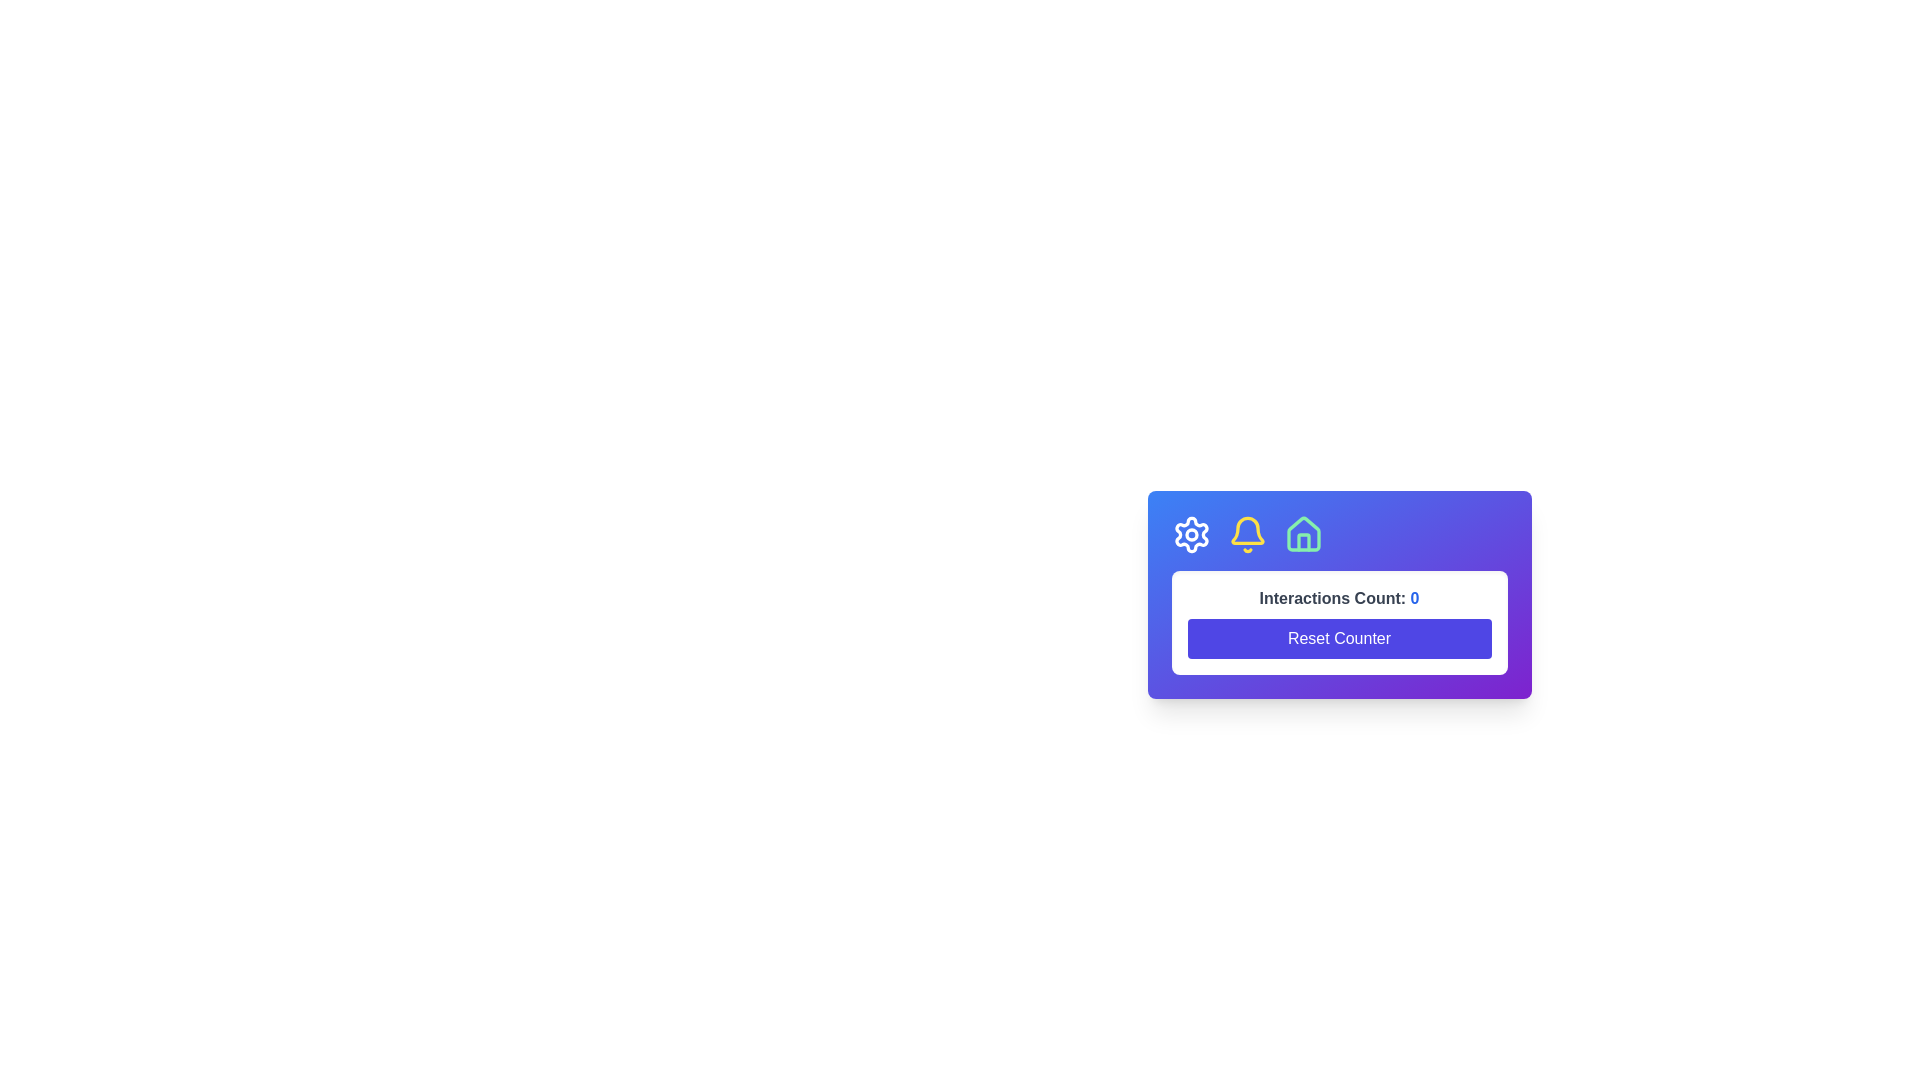 The image size is (1920, 1080). I want to click on the blue button labeled 'Reset Counter' within the composite component that displays 'Interactions Count: 0', so click(1339, 659).